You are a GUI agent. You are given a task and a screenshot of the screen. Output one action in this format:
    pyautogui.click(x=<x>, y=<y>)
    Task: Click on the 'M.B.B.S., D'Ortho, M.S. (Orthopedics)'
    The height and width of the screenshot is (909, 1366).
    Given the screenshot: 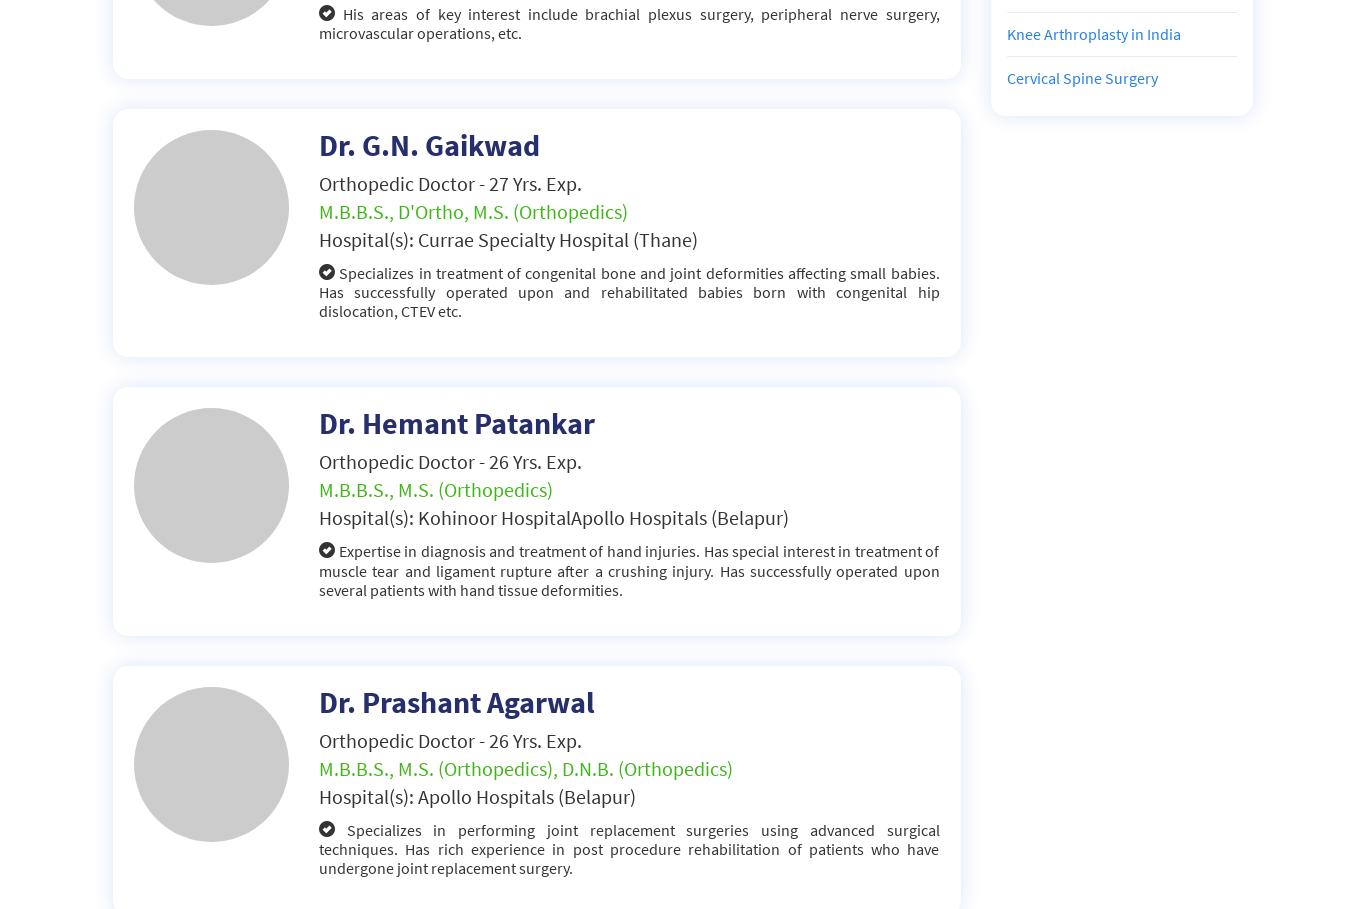 What is the action you would take?
    pyautogui.click(x=473, y=209)
    